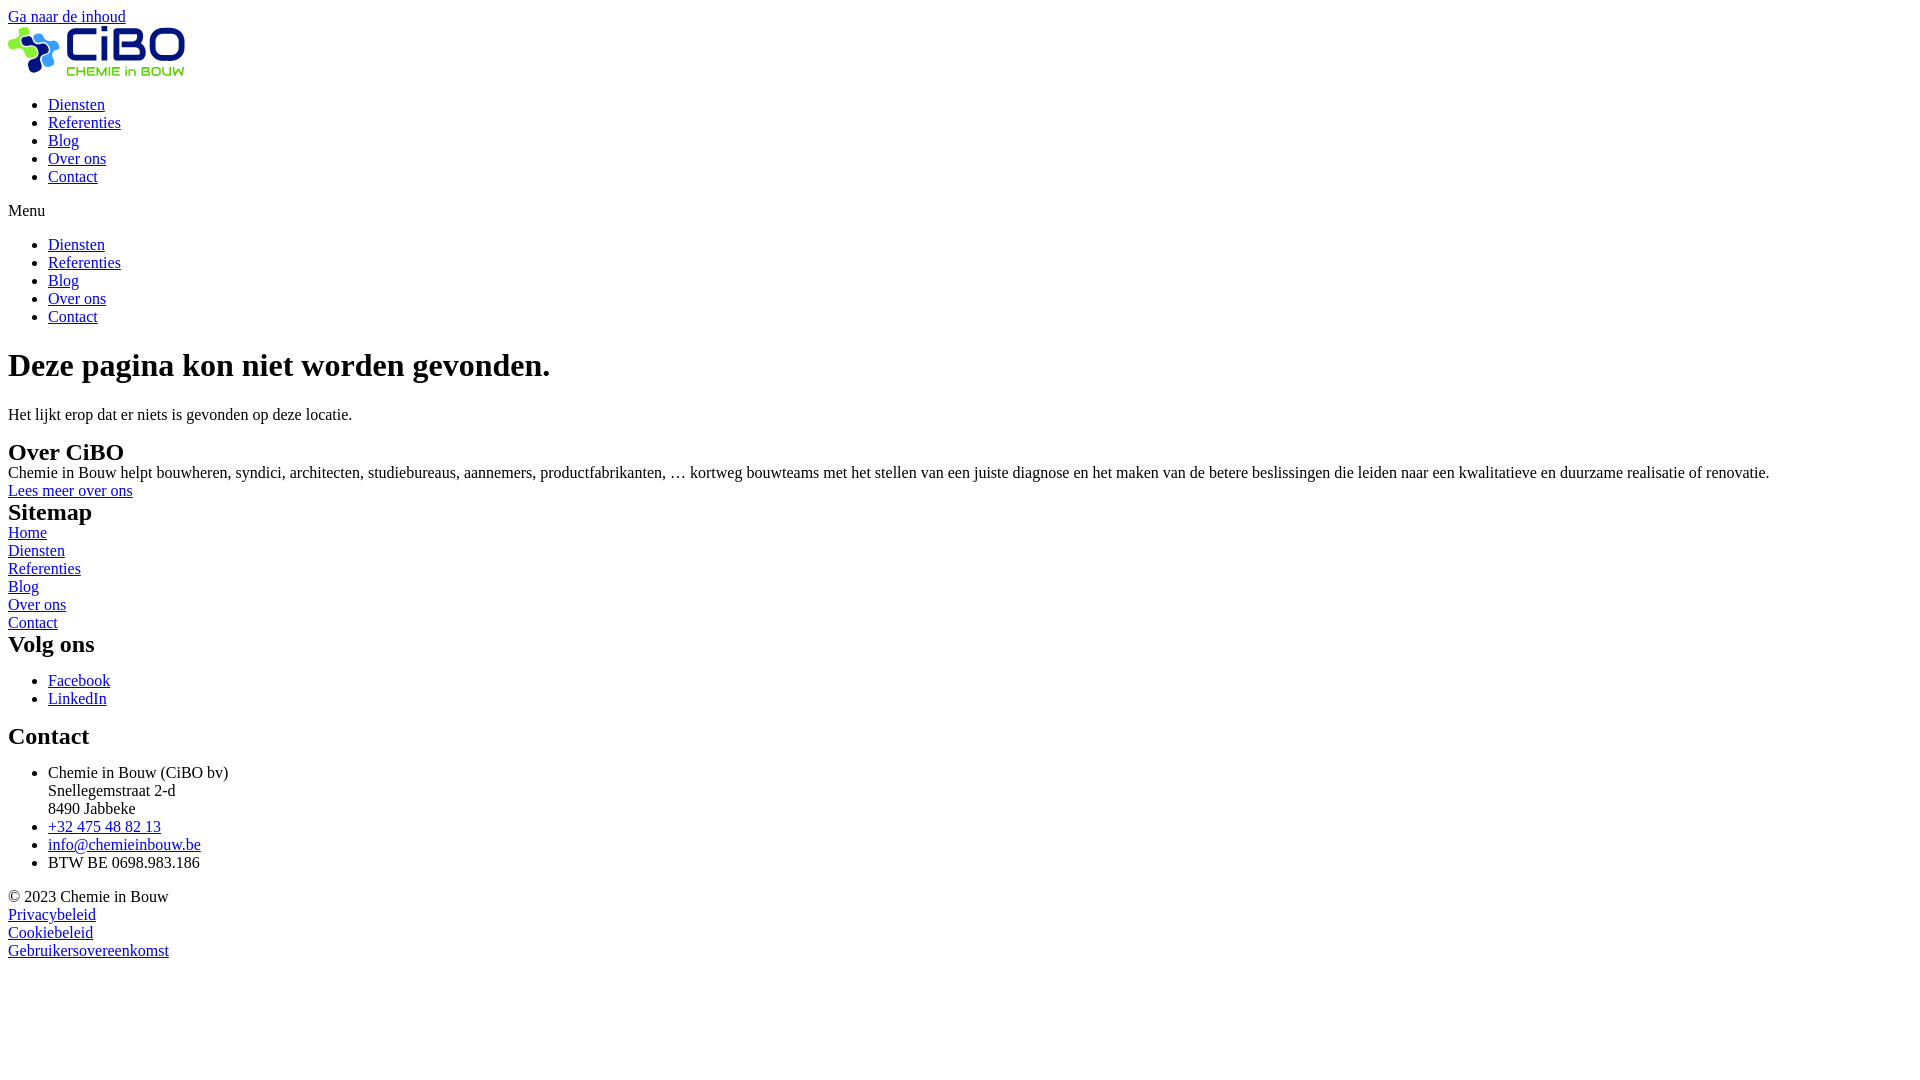  What do you see at coordinates (76, 104) in the screenshot?
I see `'Diensten'` at bounding box center [76, 104].